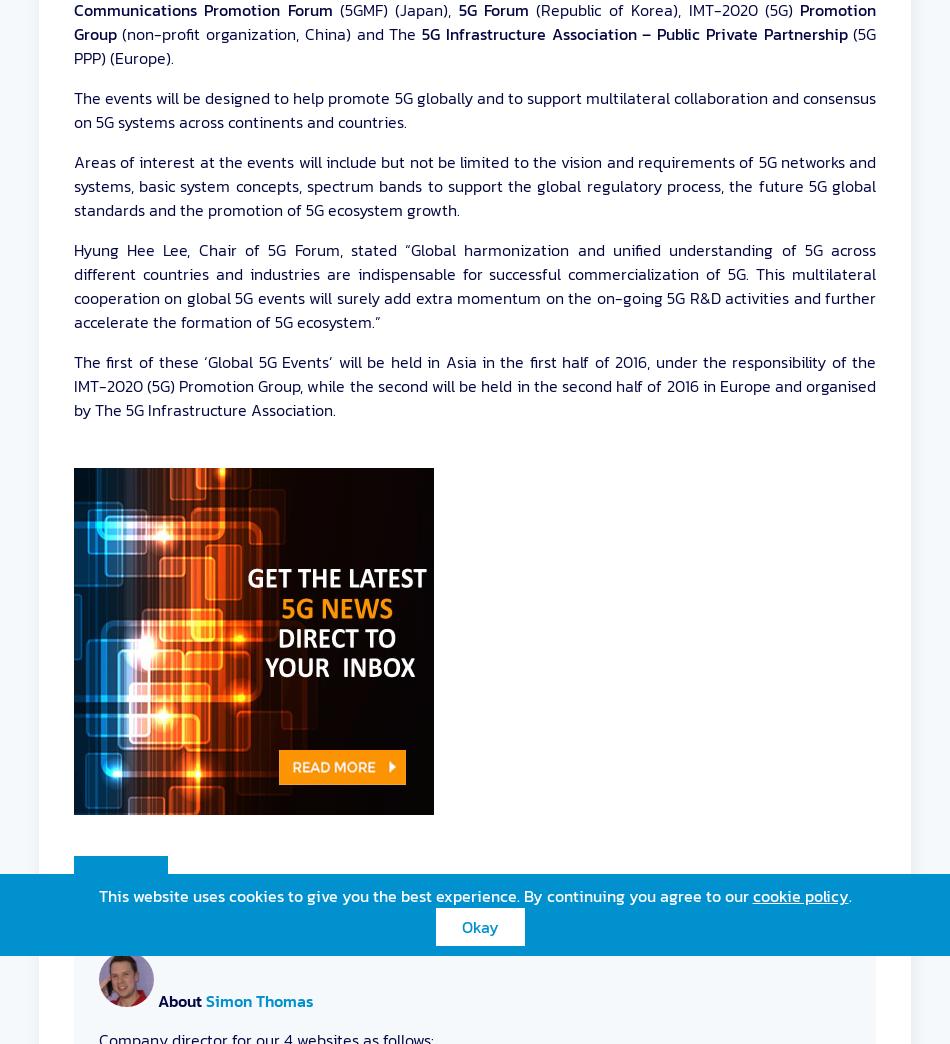  What do you see at coordinates (268, 33) in the screenshot?
I see `'(non-profit organization, China) and The'` at bounding box center [268, 33].